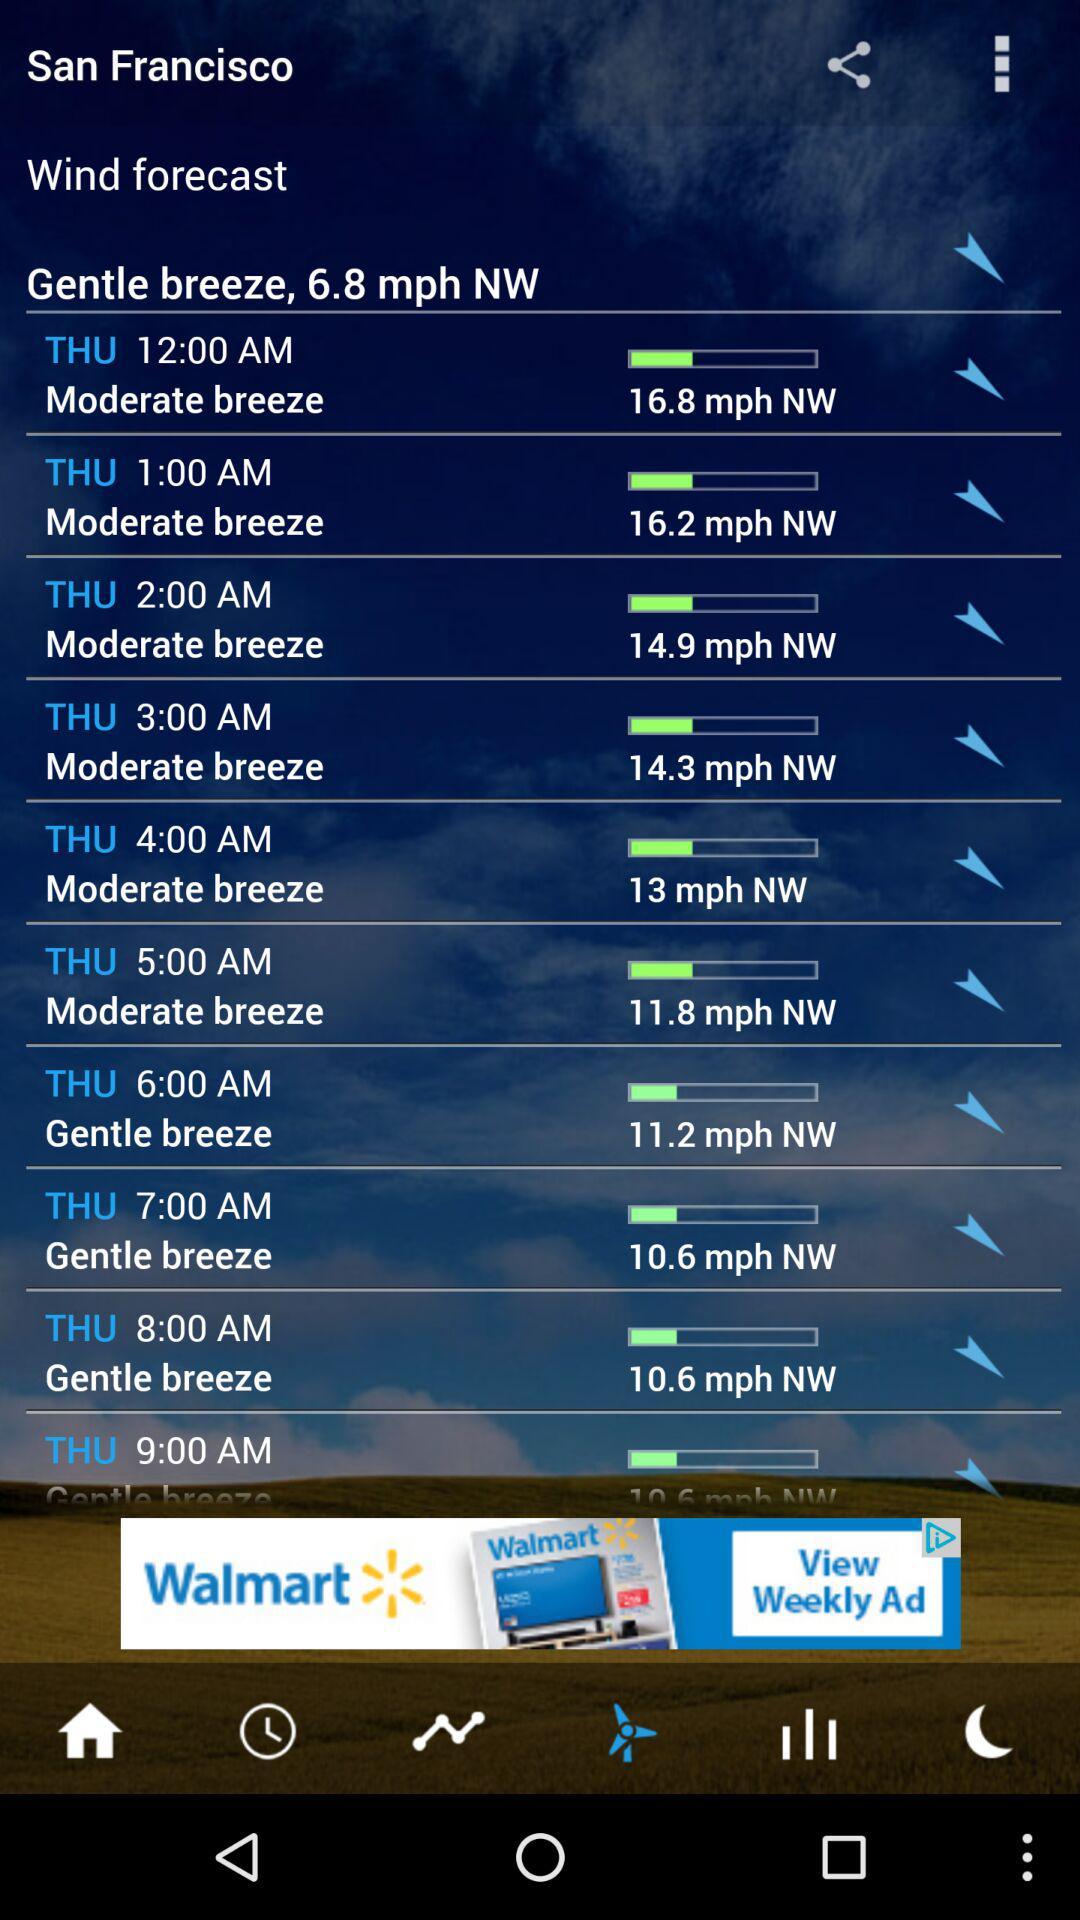 This screenshot has width=1080, height=1920. What do you see at coordinates (810, 1728) in the screenshot?
I see `choose the selection` at bounding box center [810, 1728].